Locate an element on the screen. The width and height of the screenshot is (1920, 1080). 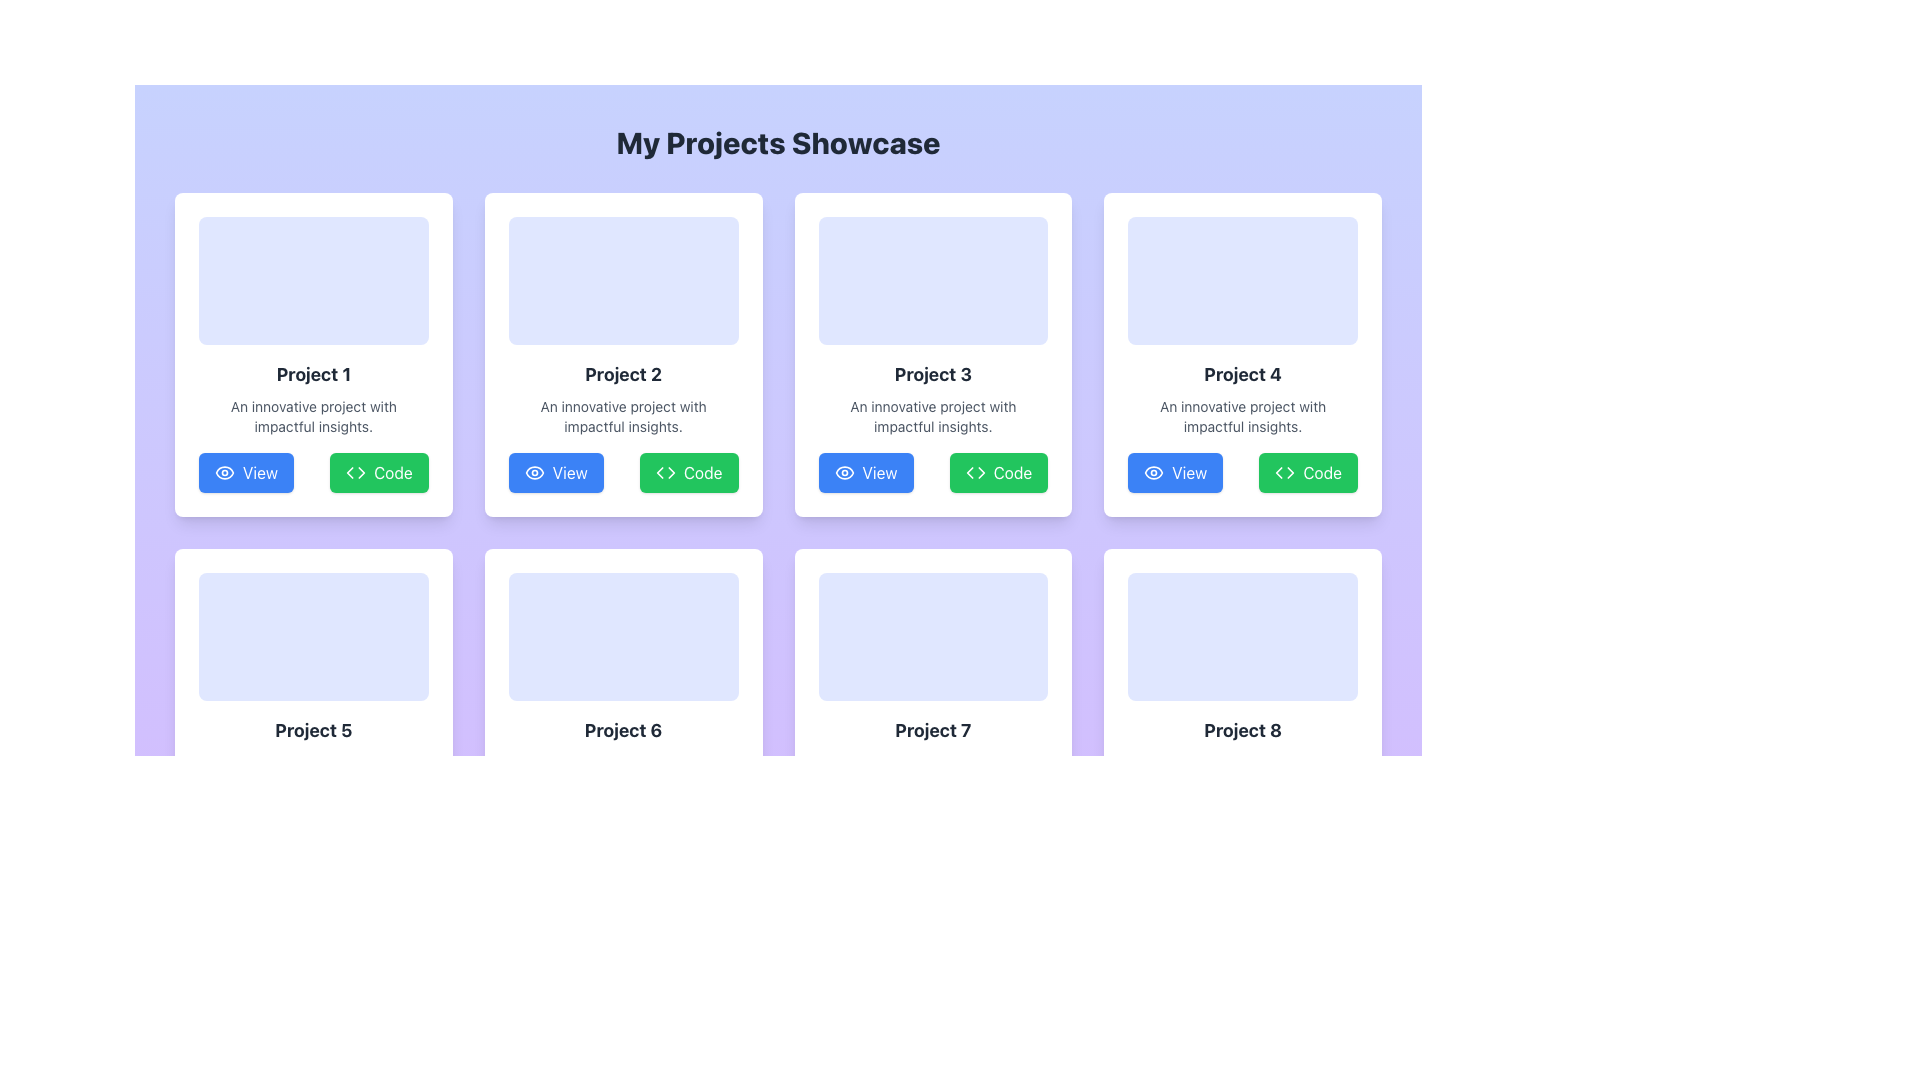
the left-pointing arrow icon within the 'Code' button of the fourth project titled 'Project 4' in the grid layout is located at coordinates (1278, 473).